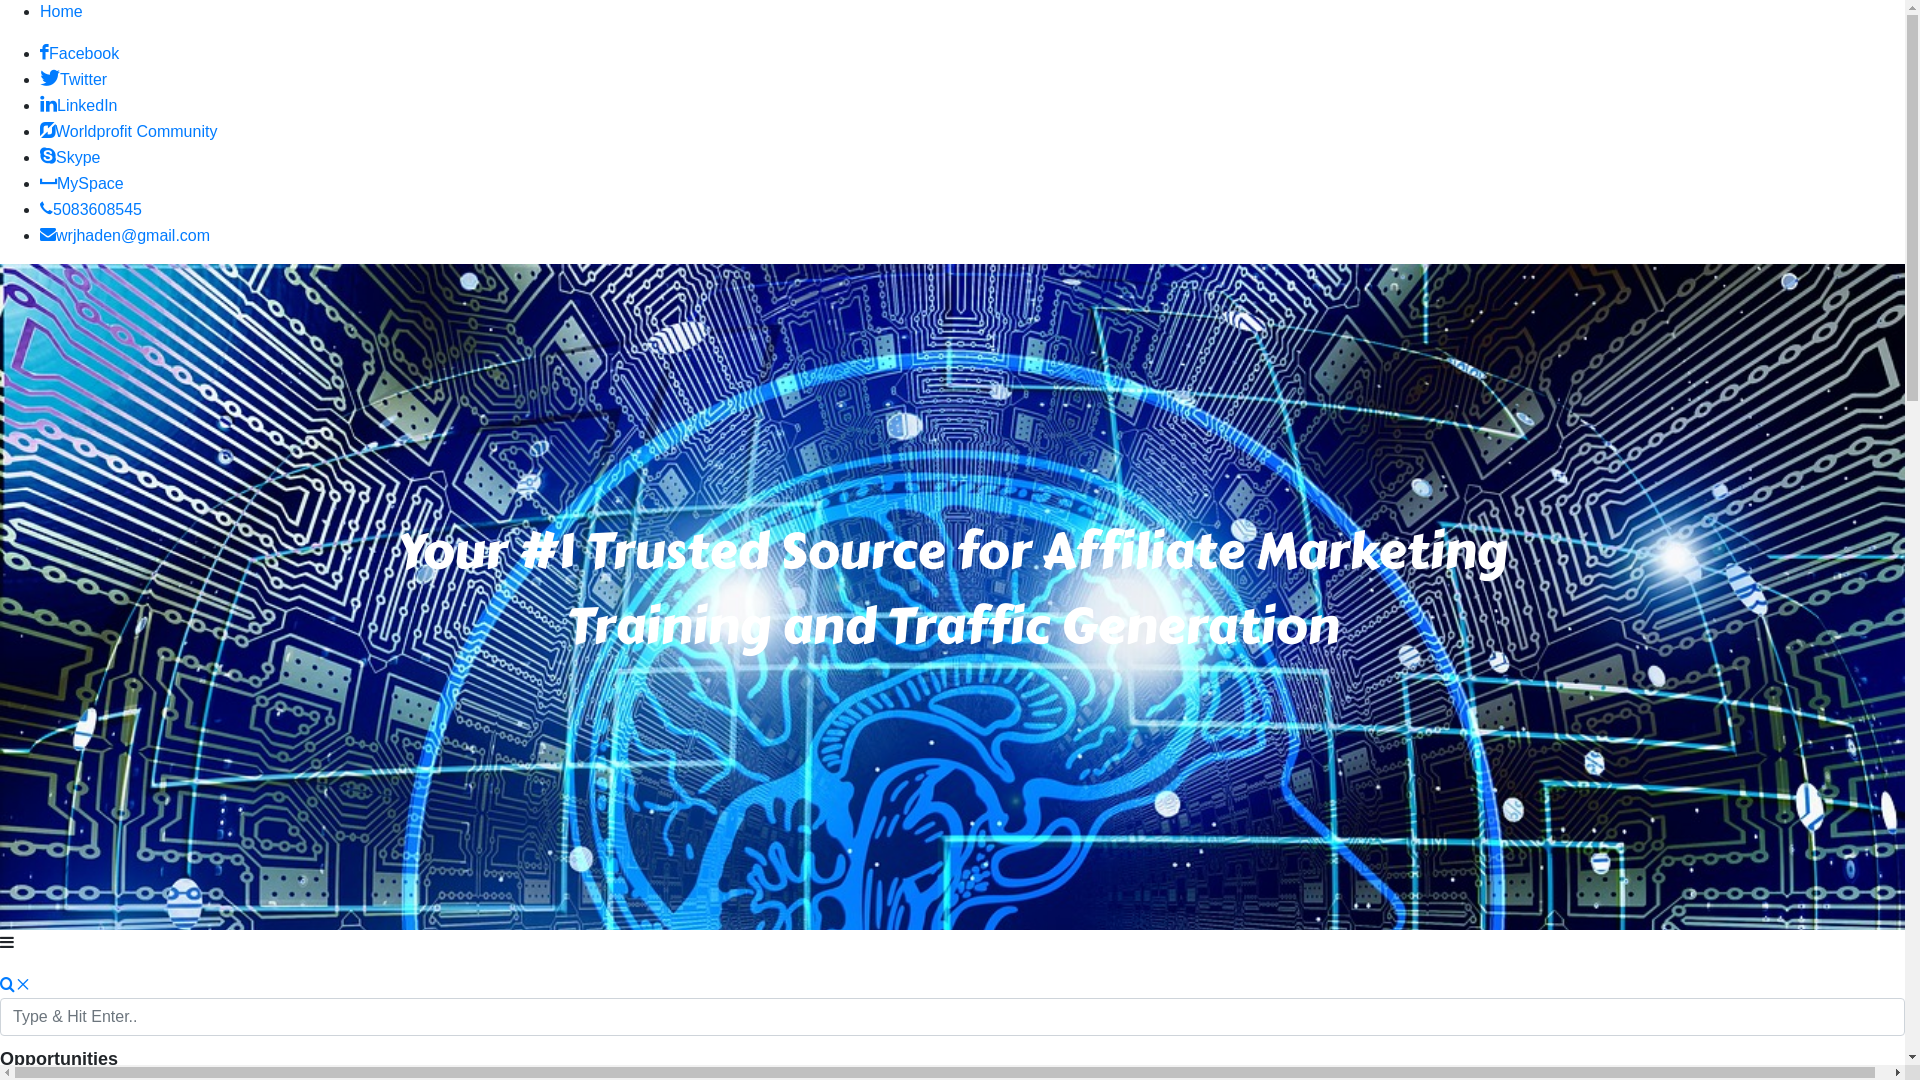  What do you see at coordinates (127, 131) in the screenshot?
I see `'Worldprofit Community'` at bounding box center [127, 131].